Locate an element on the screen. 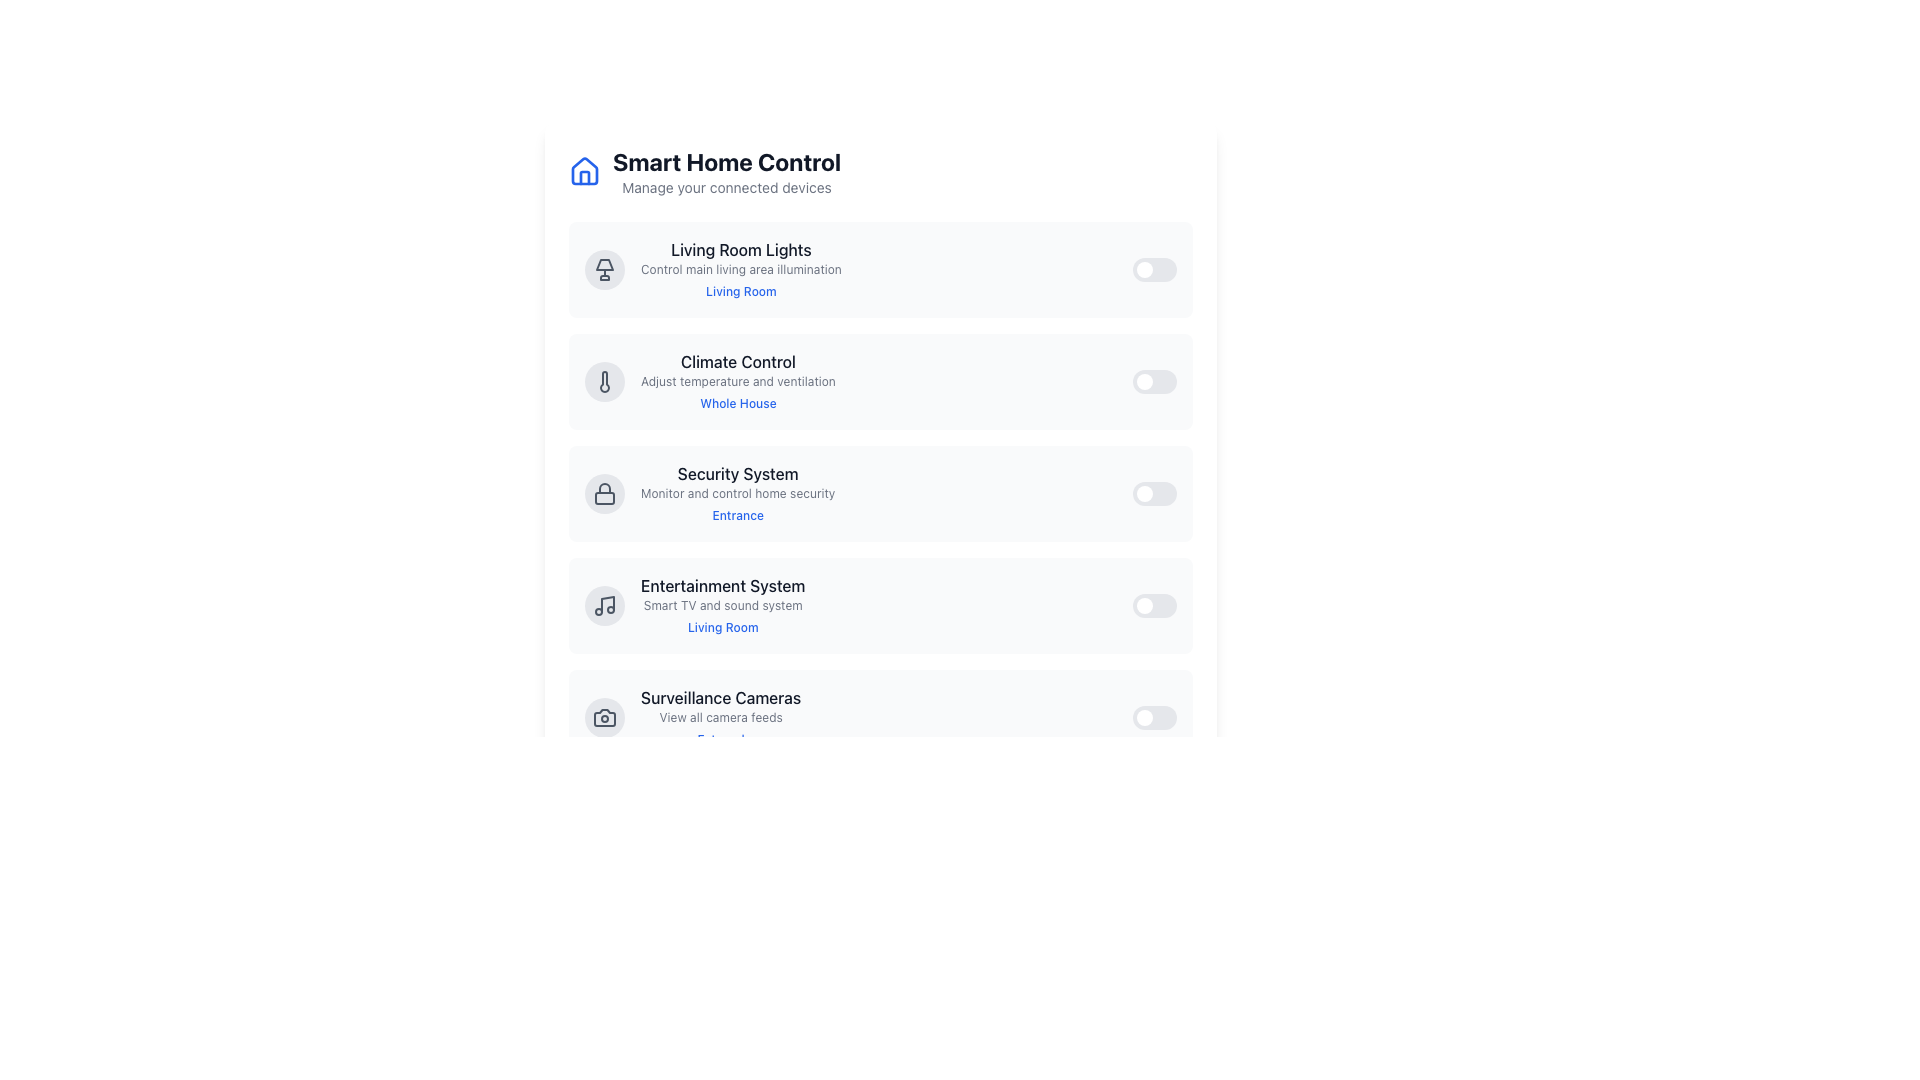 The image size is (1920, 1080). the 'Surveillance Cameras' list item, which consists of a gray circular icon with a camera symbol and a title in bold black font, to trigger the tooltip or hover effects is located at coordinates (693, 716).